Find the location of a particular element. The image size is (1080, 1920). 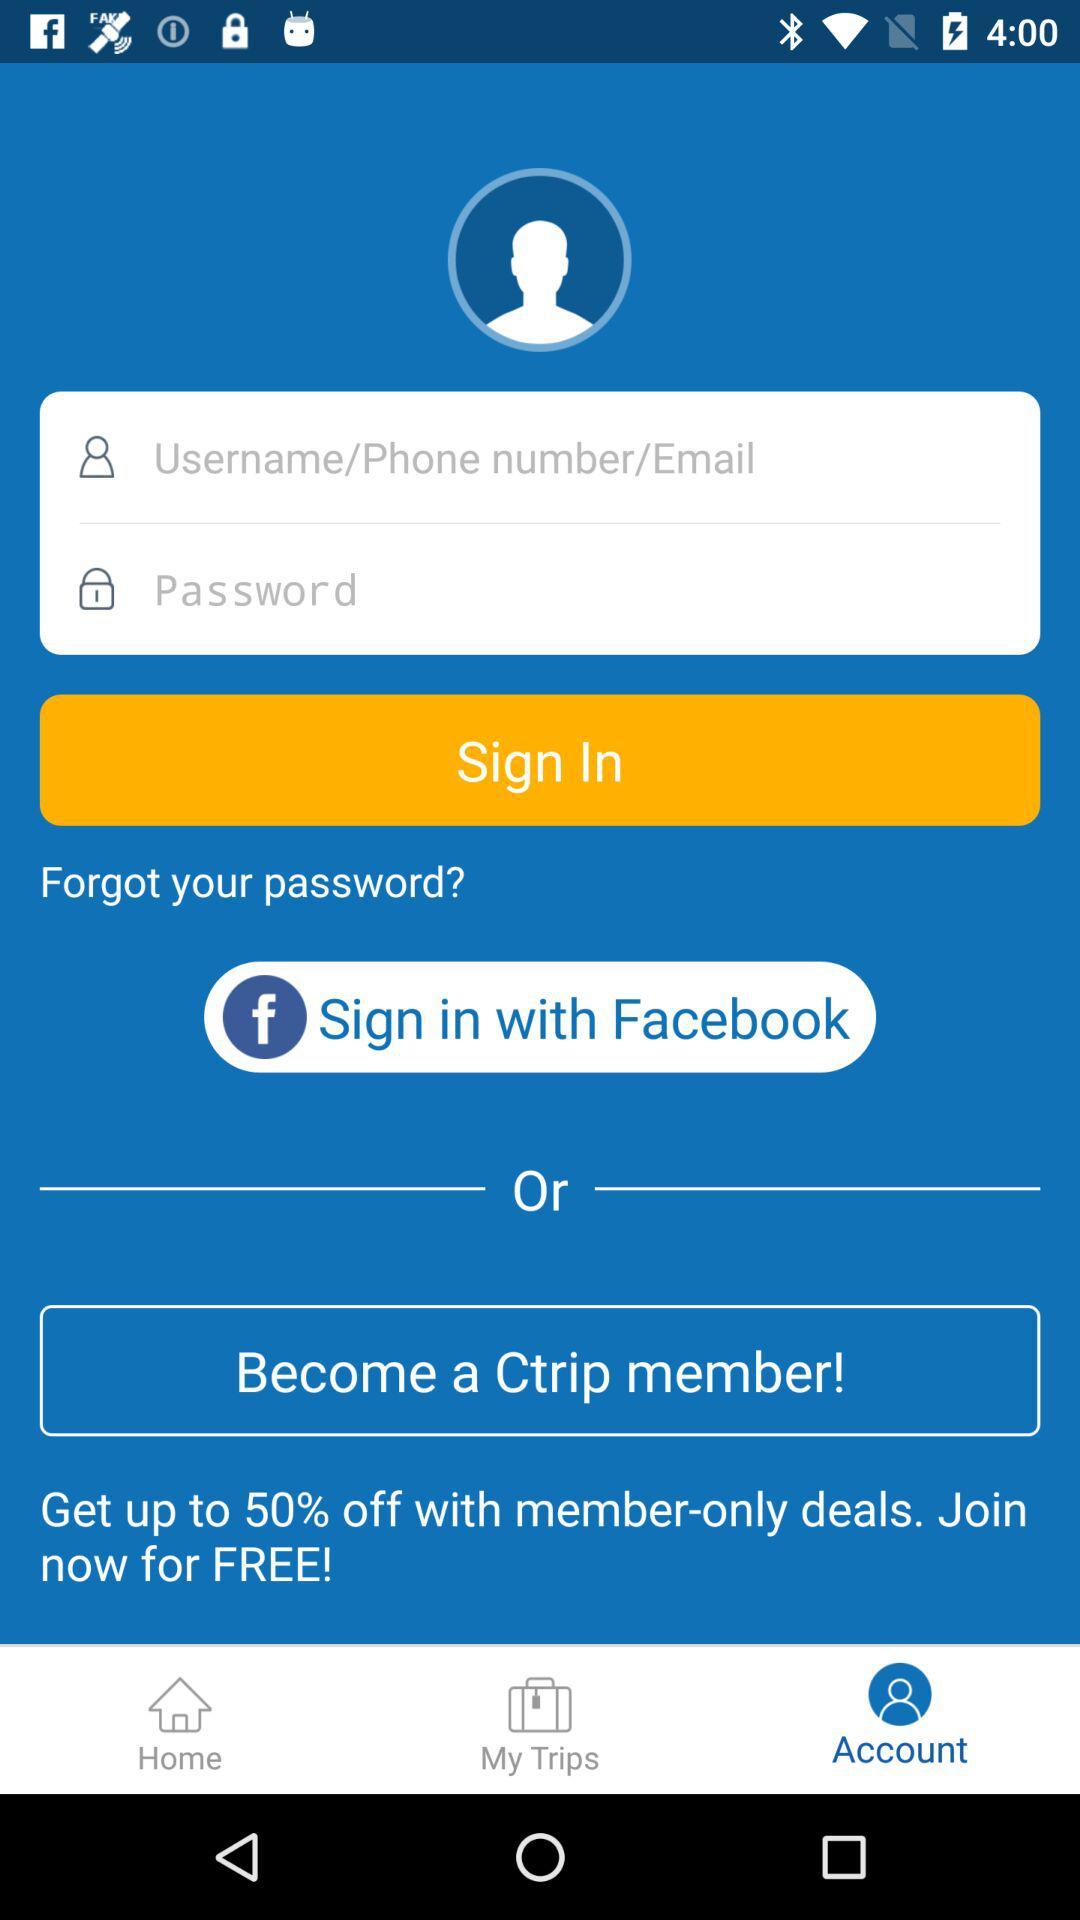

the icon below the sign in icon is located at coordinates (251, 880).